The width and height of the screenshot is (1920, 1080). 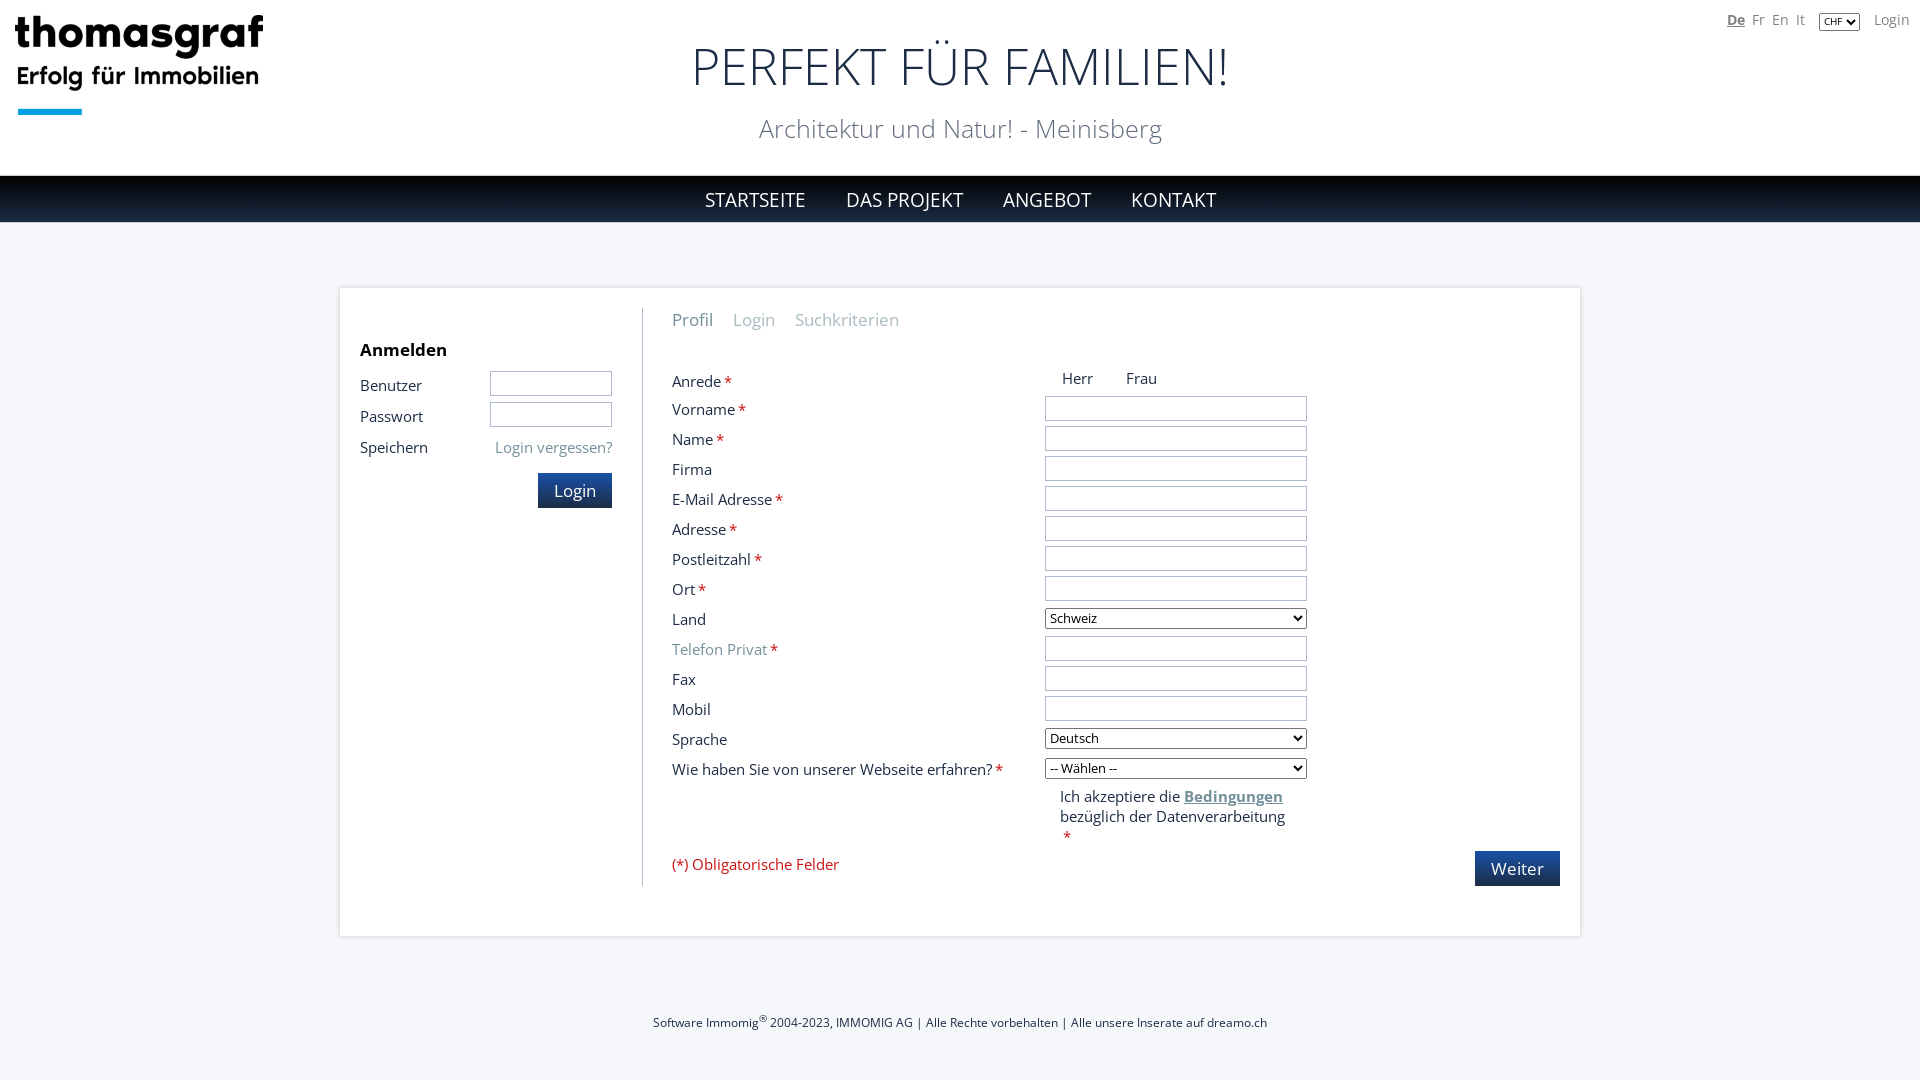 What do you see at coordinates (1165, 199) in the screenshot?
I see `'KONTAKT'` at bounding box center [1165, 199].